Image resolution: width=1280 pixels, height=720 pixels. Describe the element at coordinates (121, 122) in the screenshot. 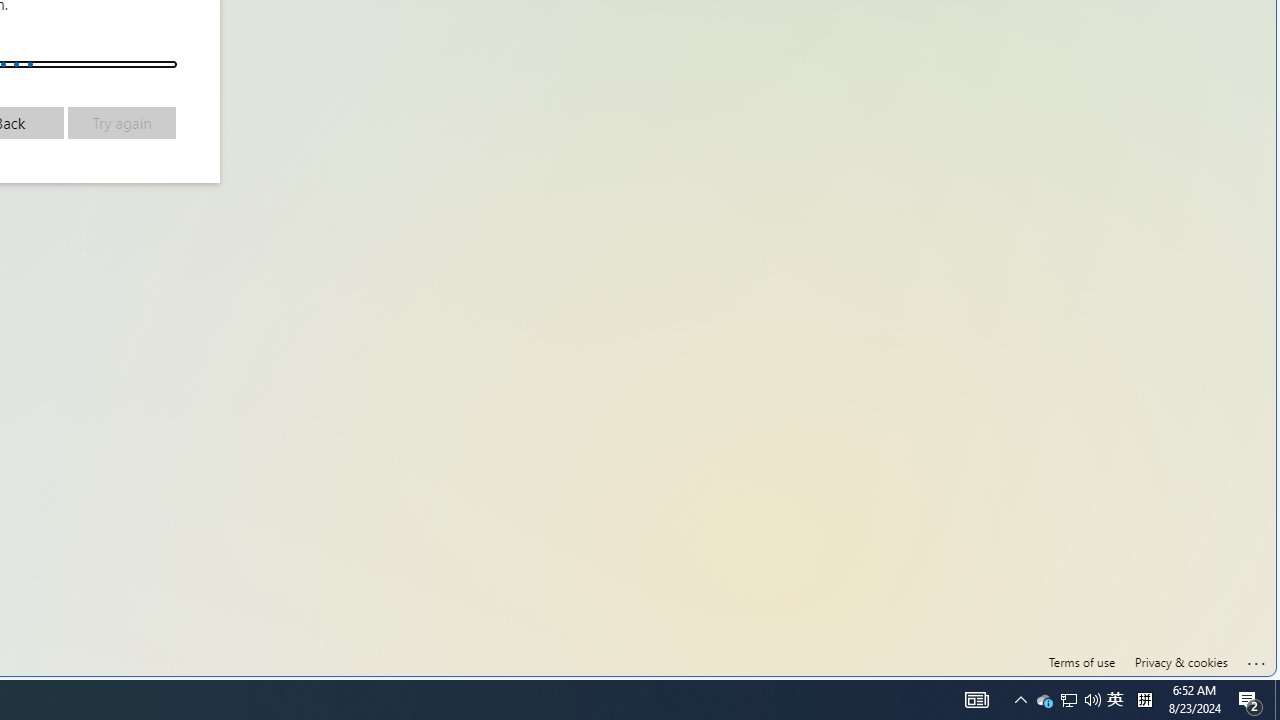

I see `'Try again'` at that location.